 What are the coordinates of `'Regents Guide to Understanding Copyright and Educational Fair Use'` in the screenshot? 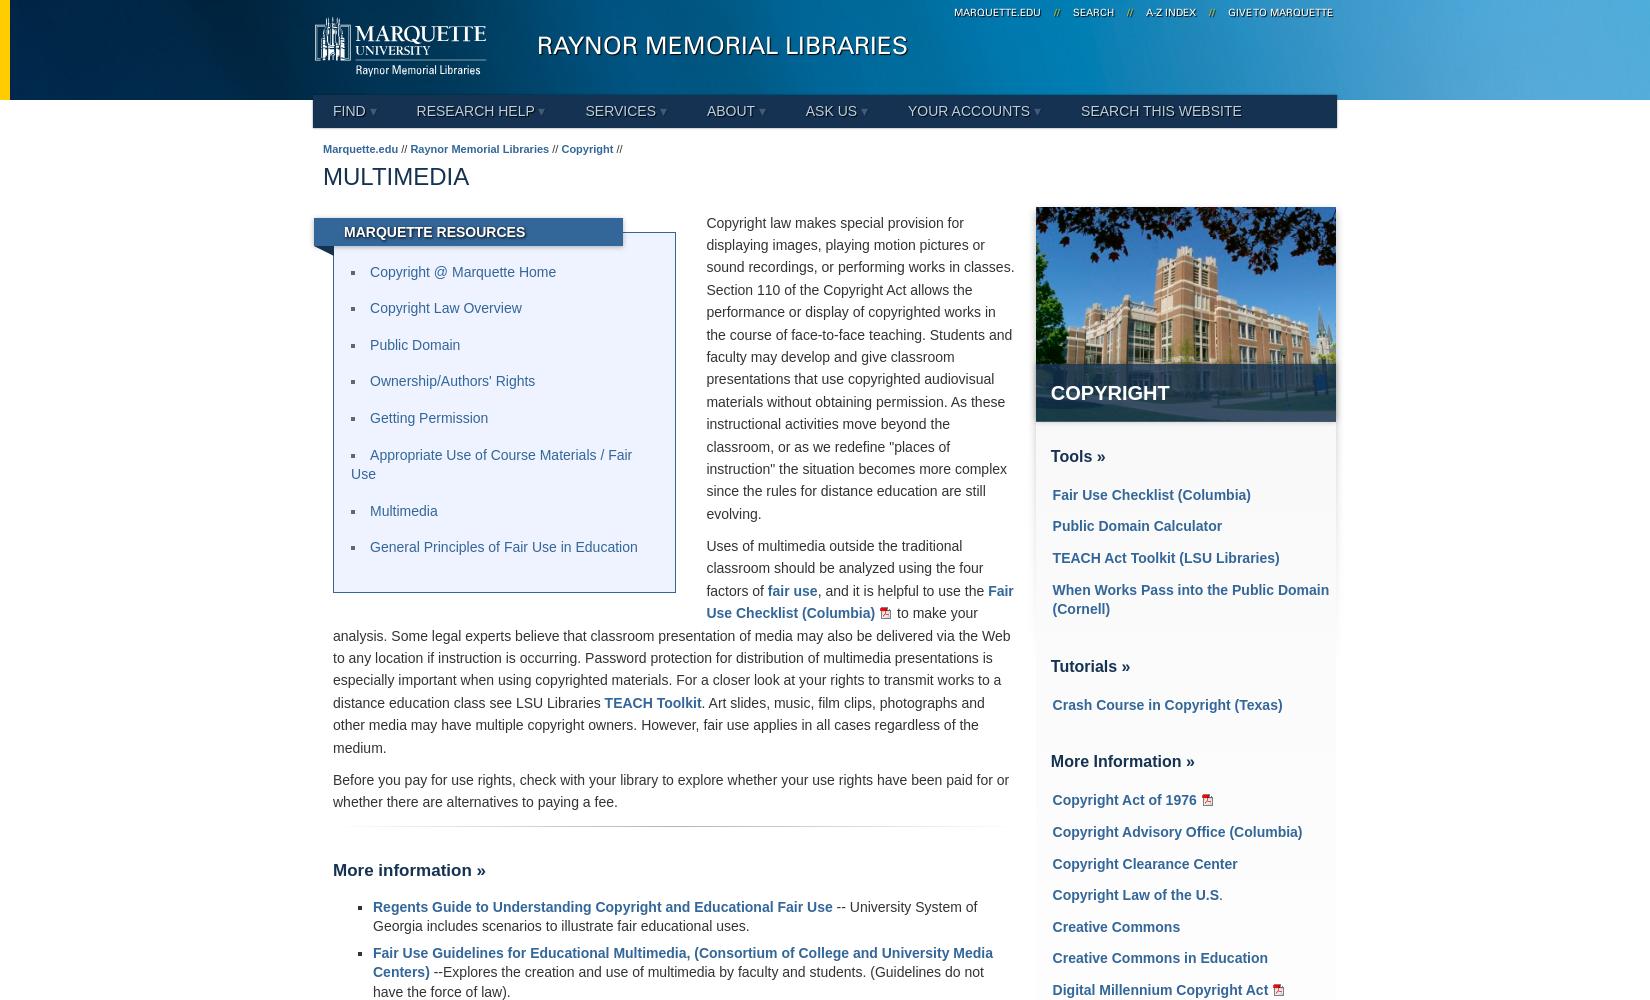 It's located at (601, 906).